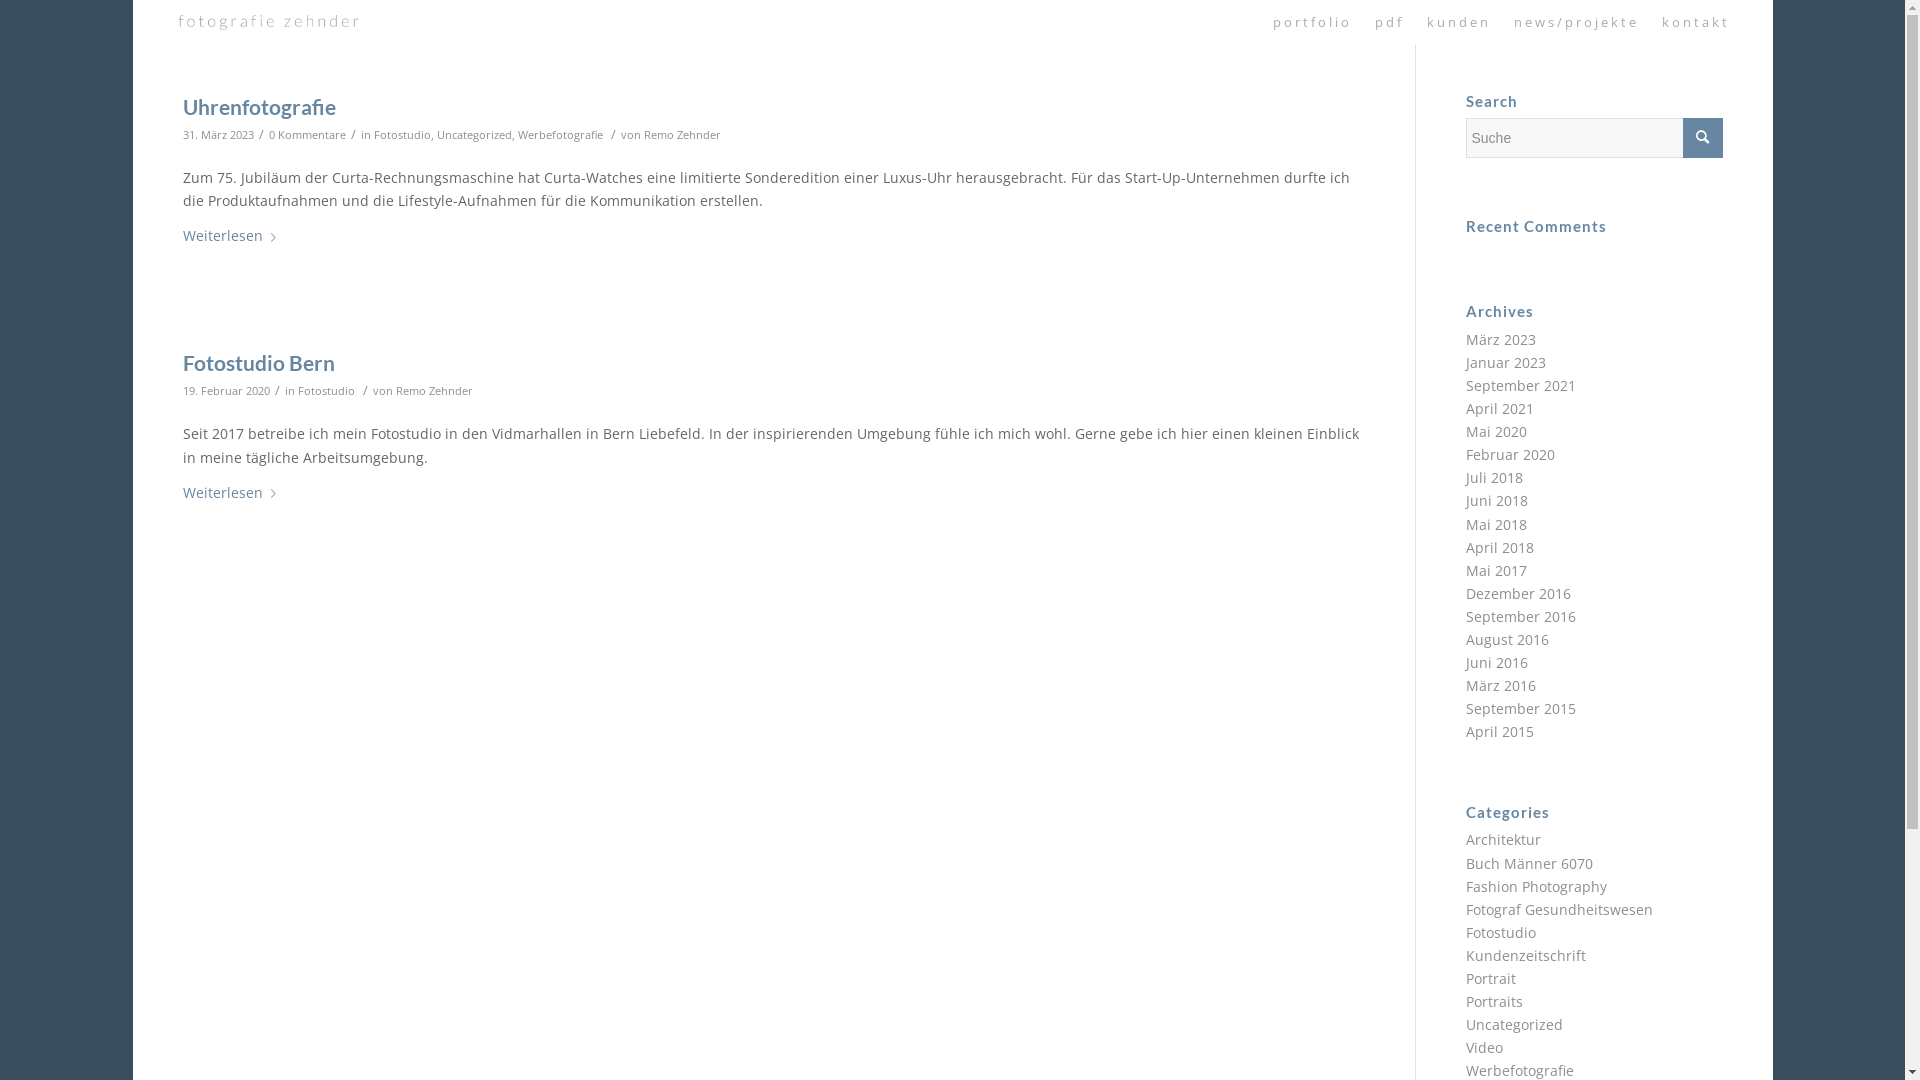 The height and width of the screenshot is (1080, 1920). I want to click on 'September 2016', so click(1520, 615).